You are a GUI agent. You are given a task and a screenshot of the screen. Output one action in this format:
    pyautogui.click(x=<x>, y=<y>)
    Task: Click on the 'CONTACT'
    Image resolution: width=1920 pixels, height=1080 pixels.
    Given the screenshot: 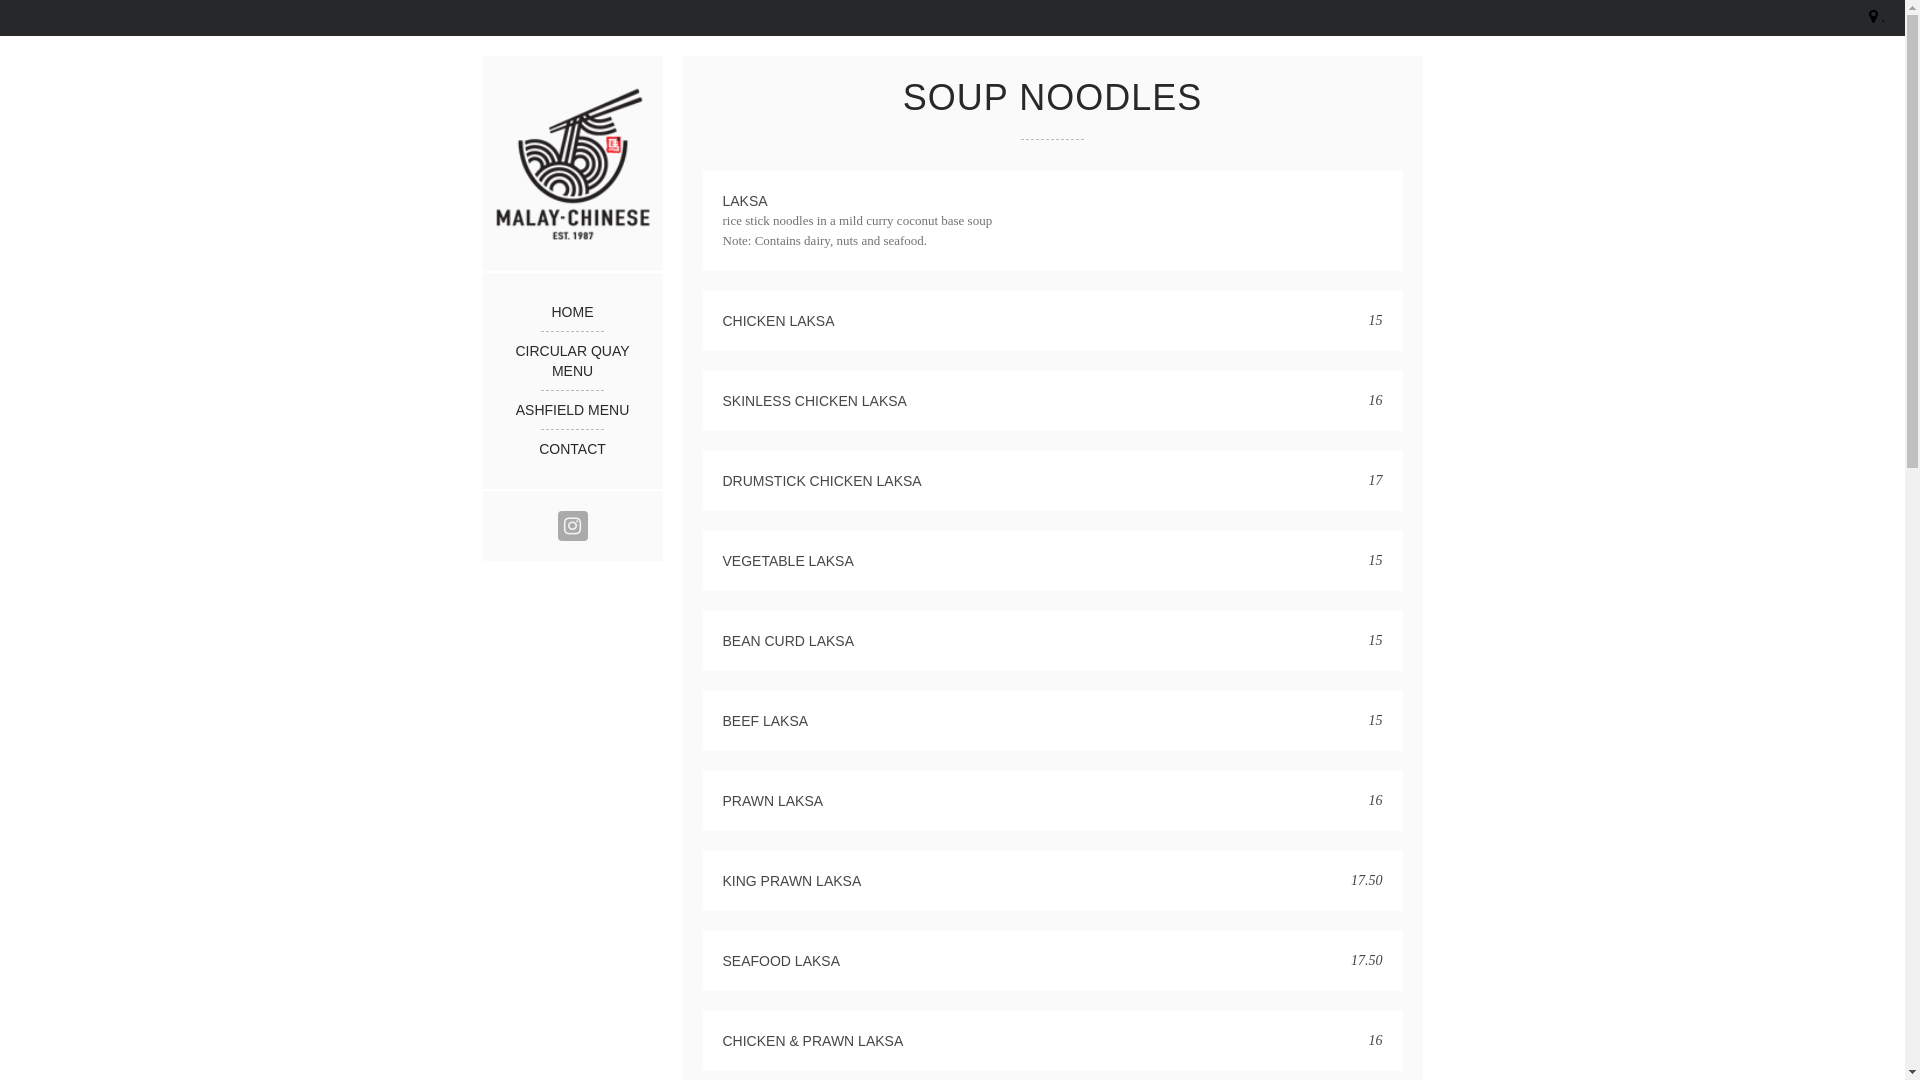 What is the action you would take?
    pyautogui.click(x=570, y=447)
    